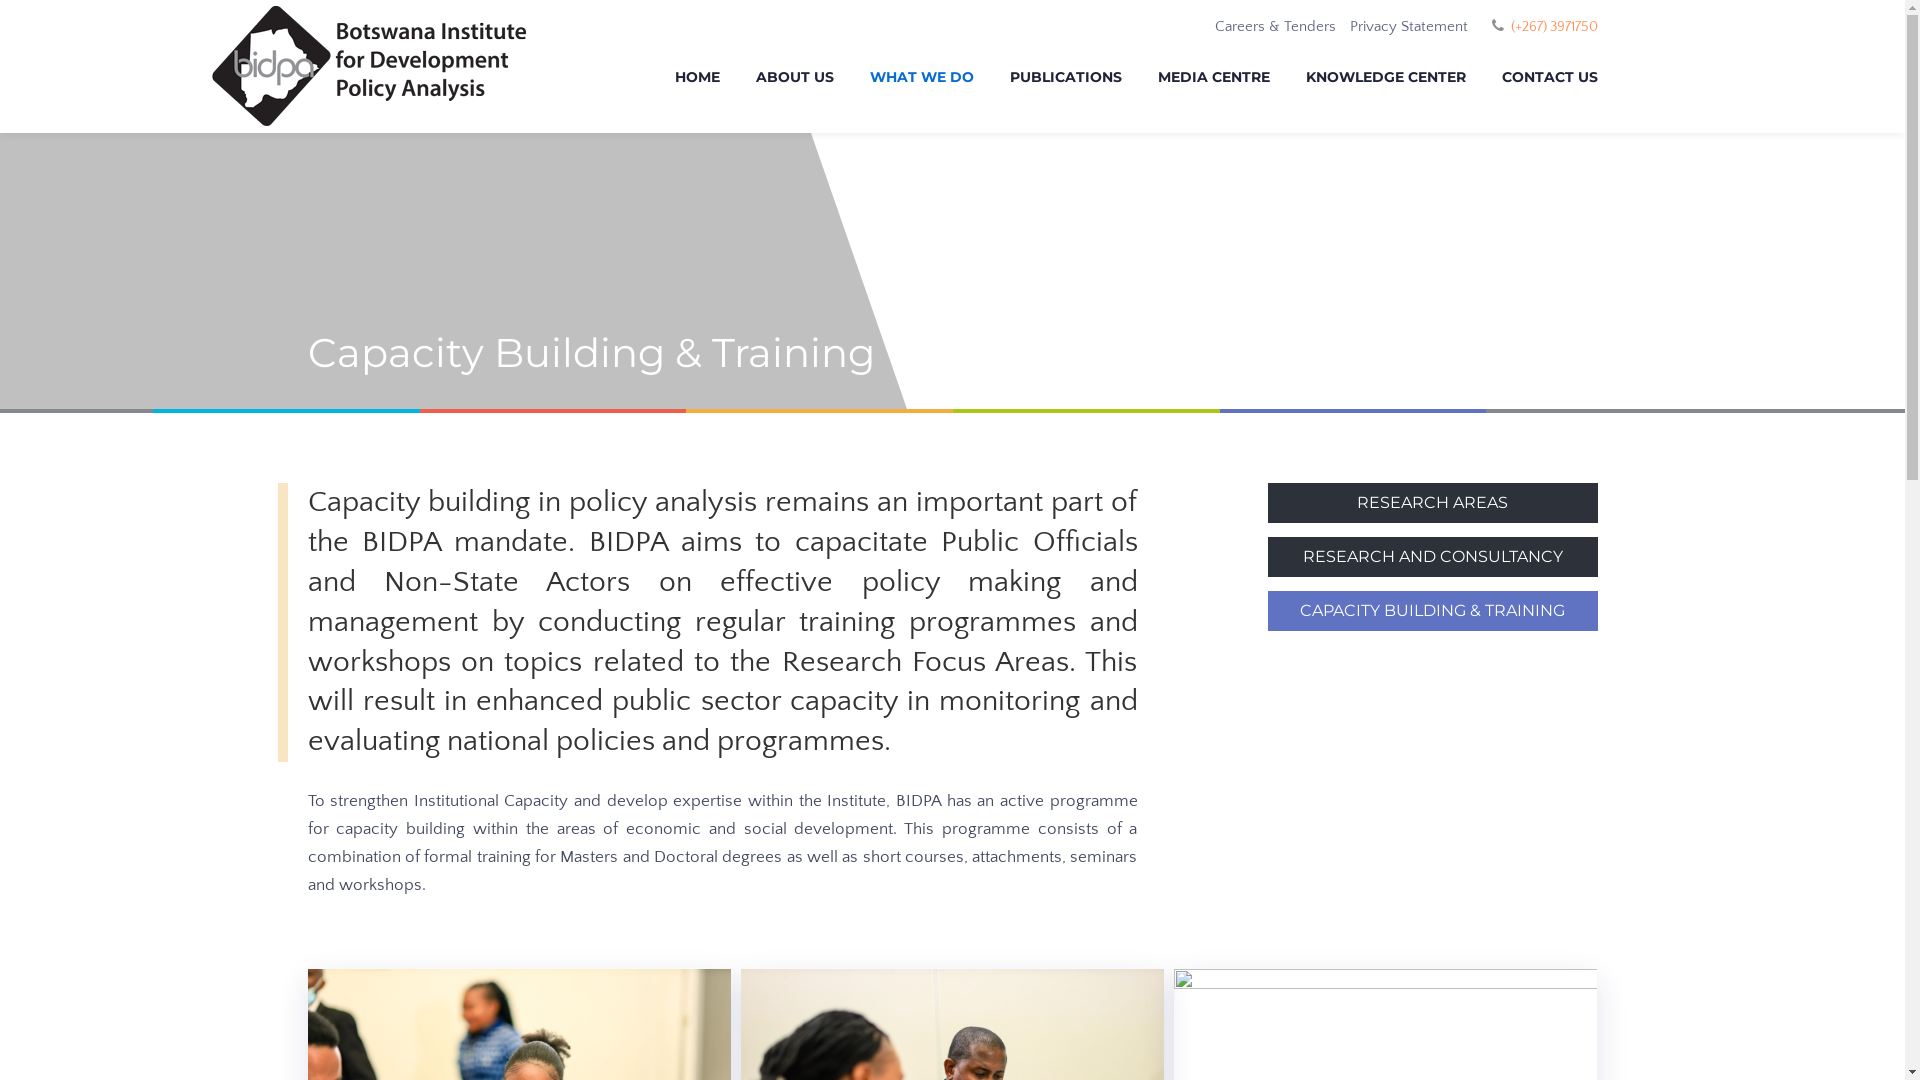  Describe the element at coordinates (1213, 80) in the screenshot. I see `'MEDIA CENTRE'` at that location.